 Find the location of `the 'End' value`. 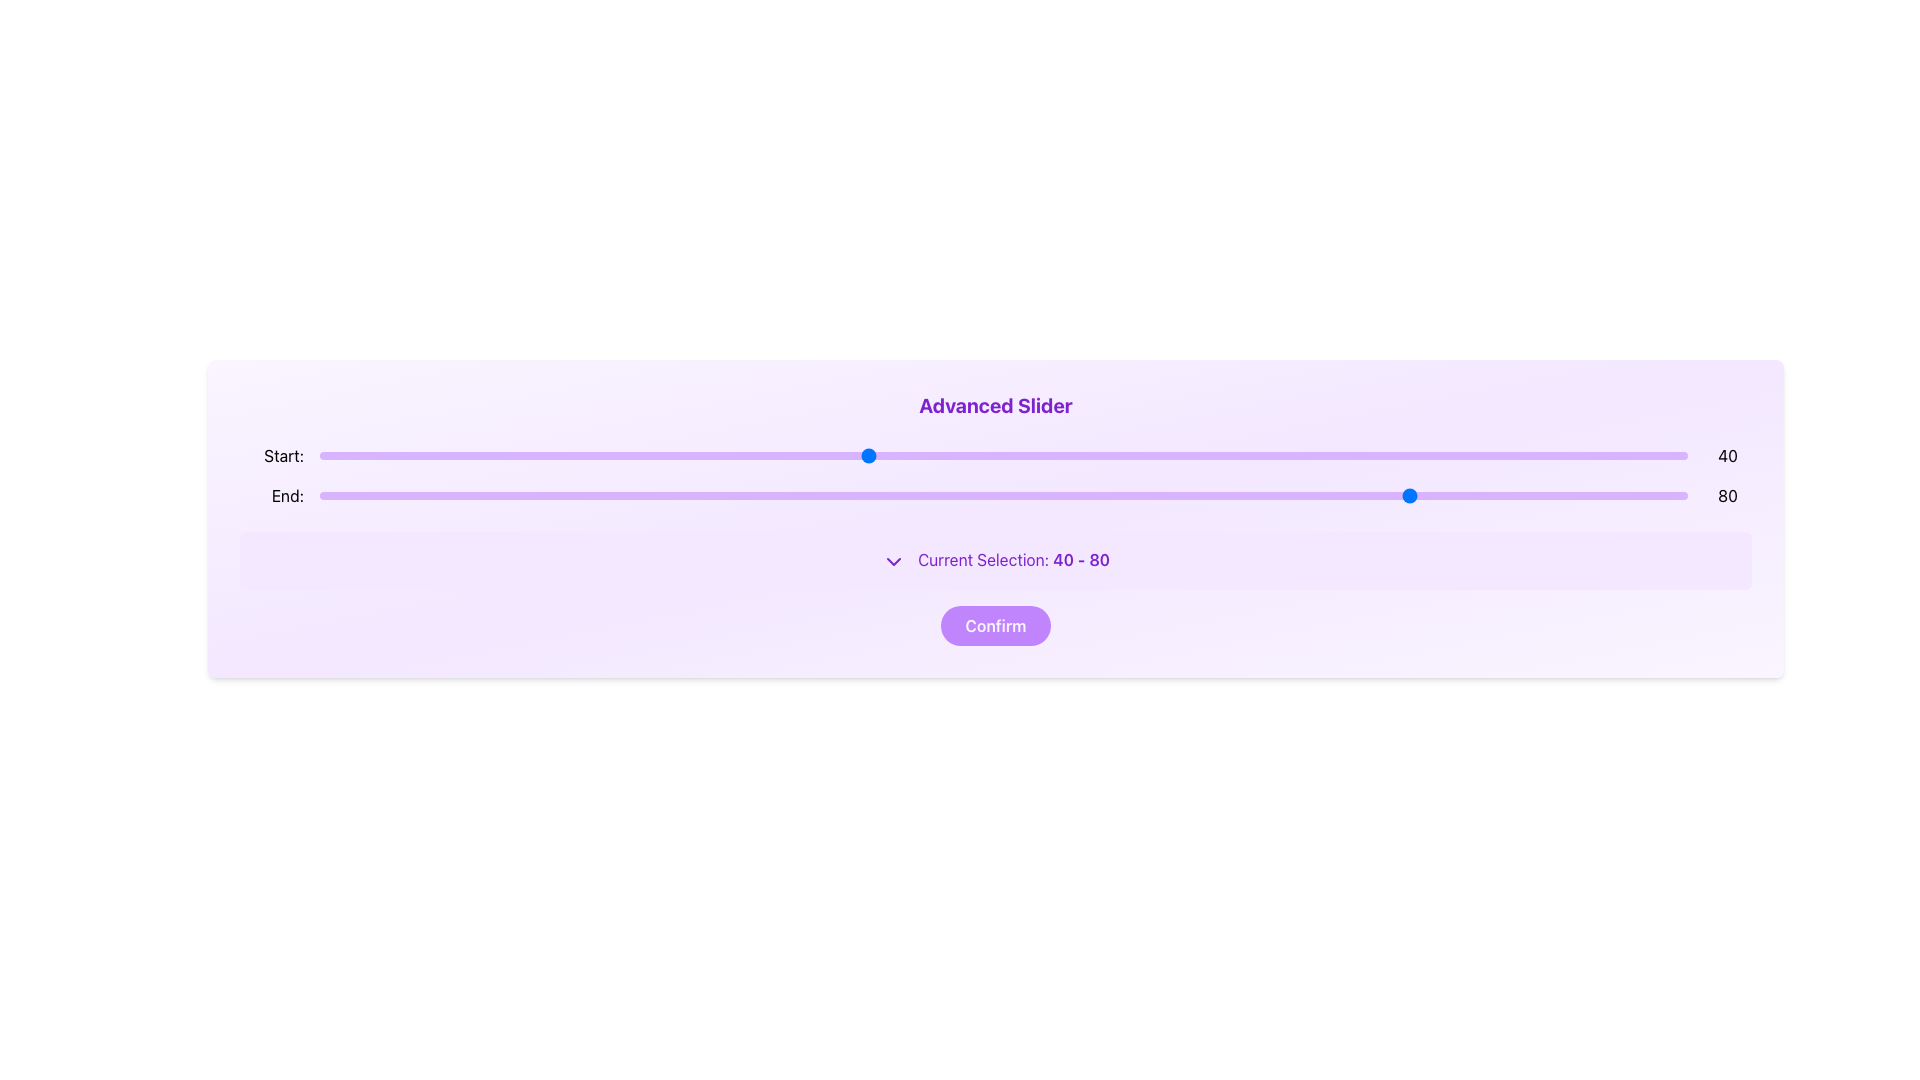

the 'End' value is located at coordinates (525, 495).